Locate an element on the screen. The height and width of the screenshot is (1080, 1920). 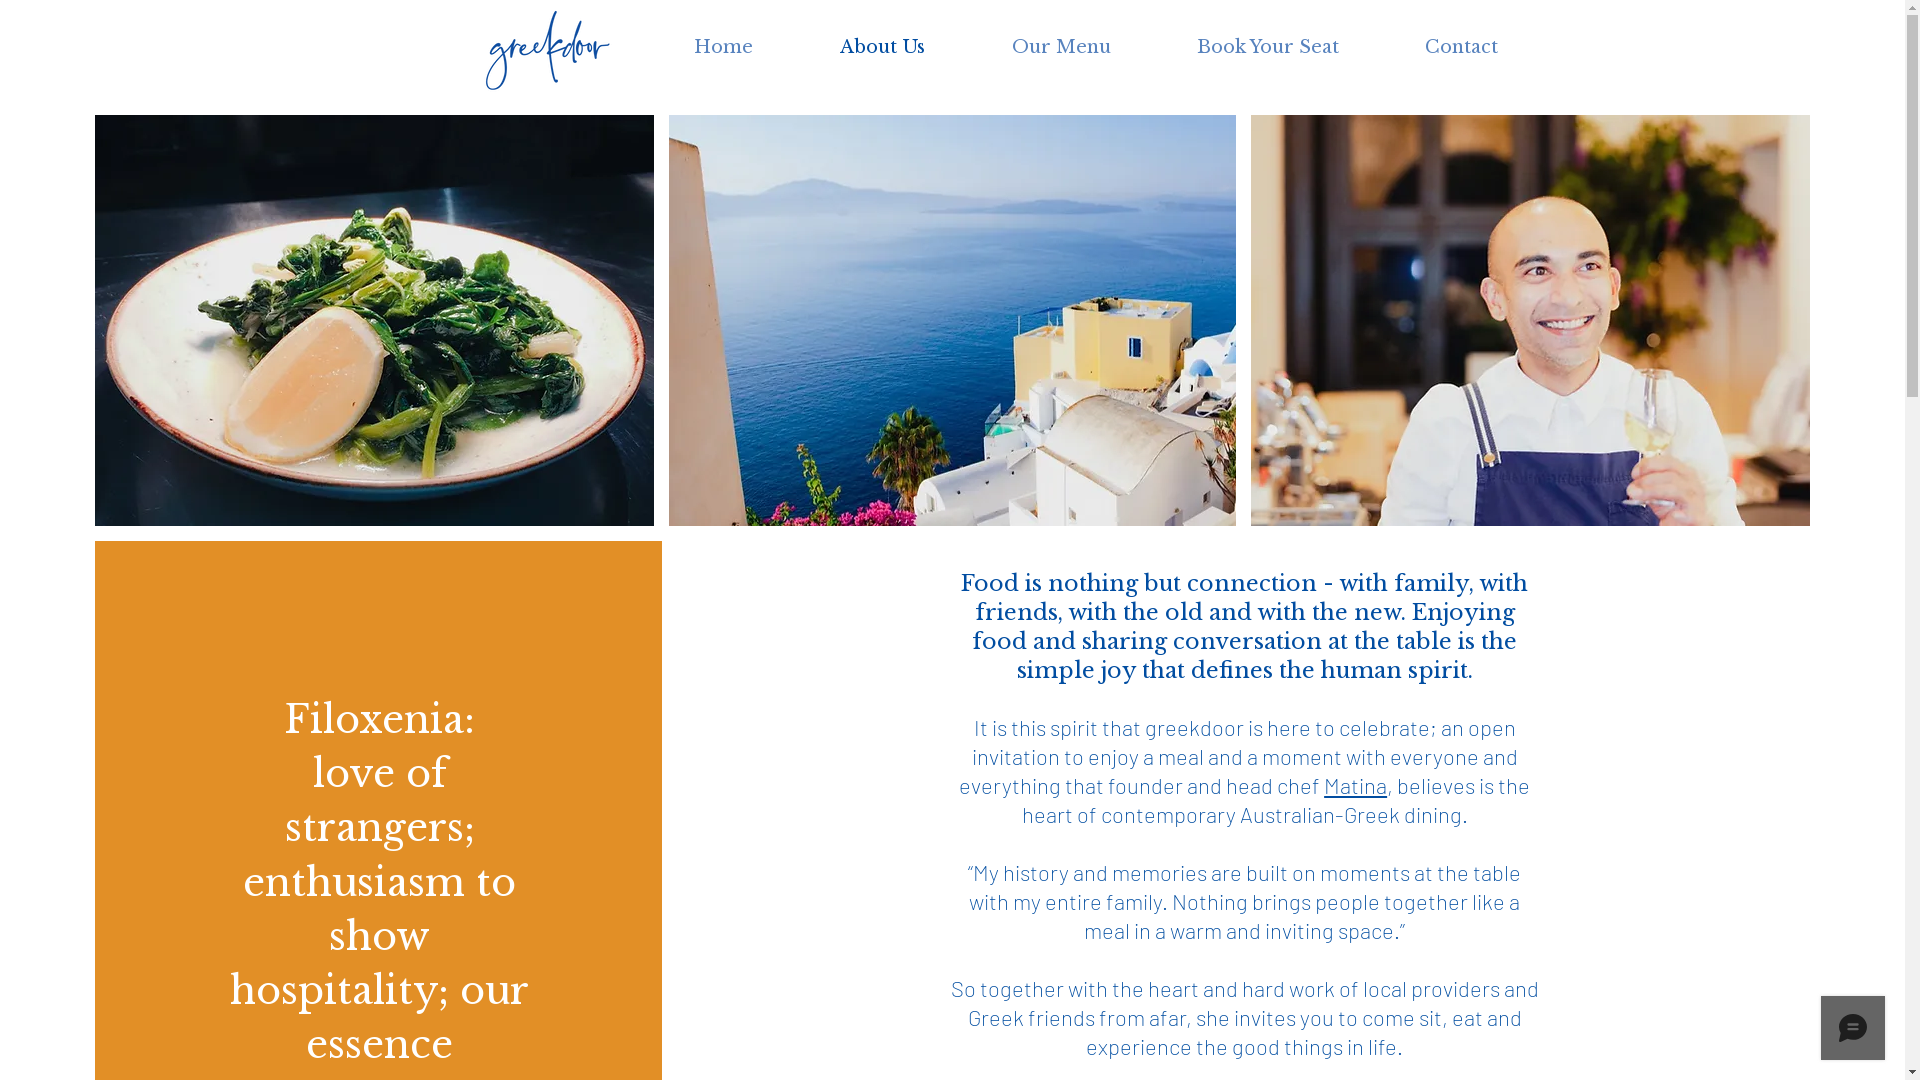
'Home' is located at coordinates (649, 46).